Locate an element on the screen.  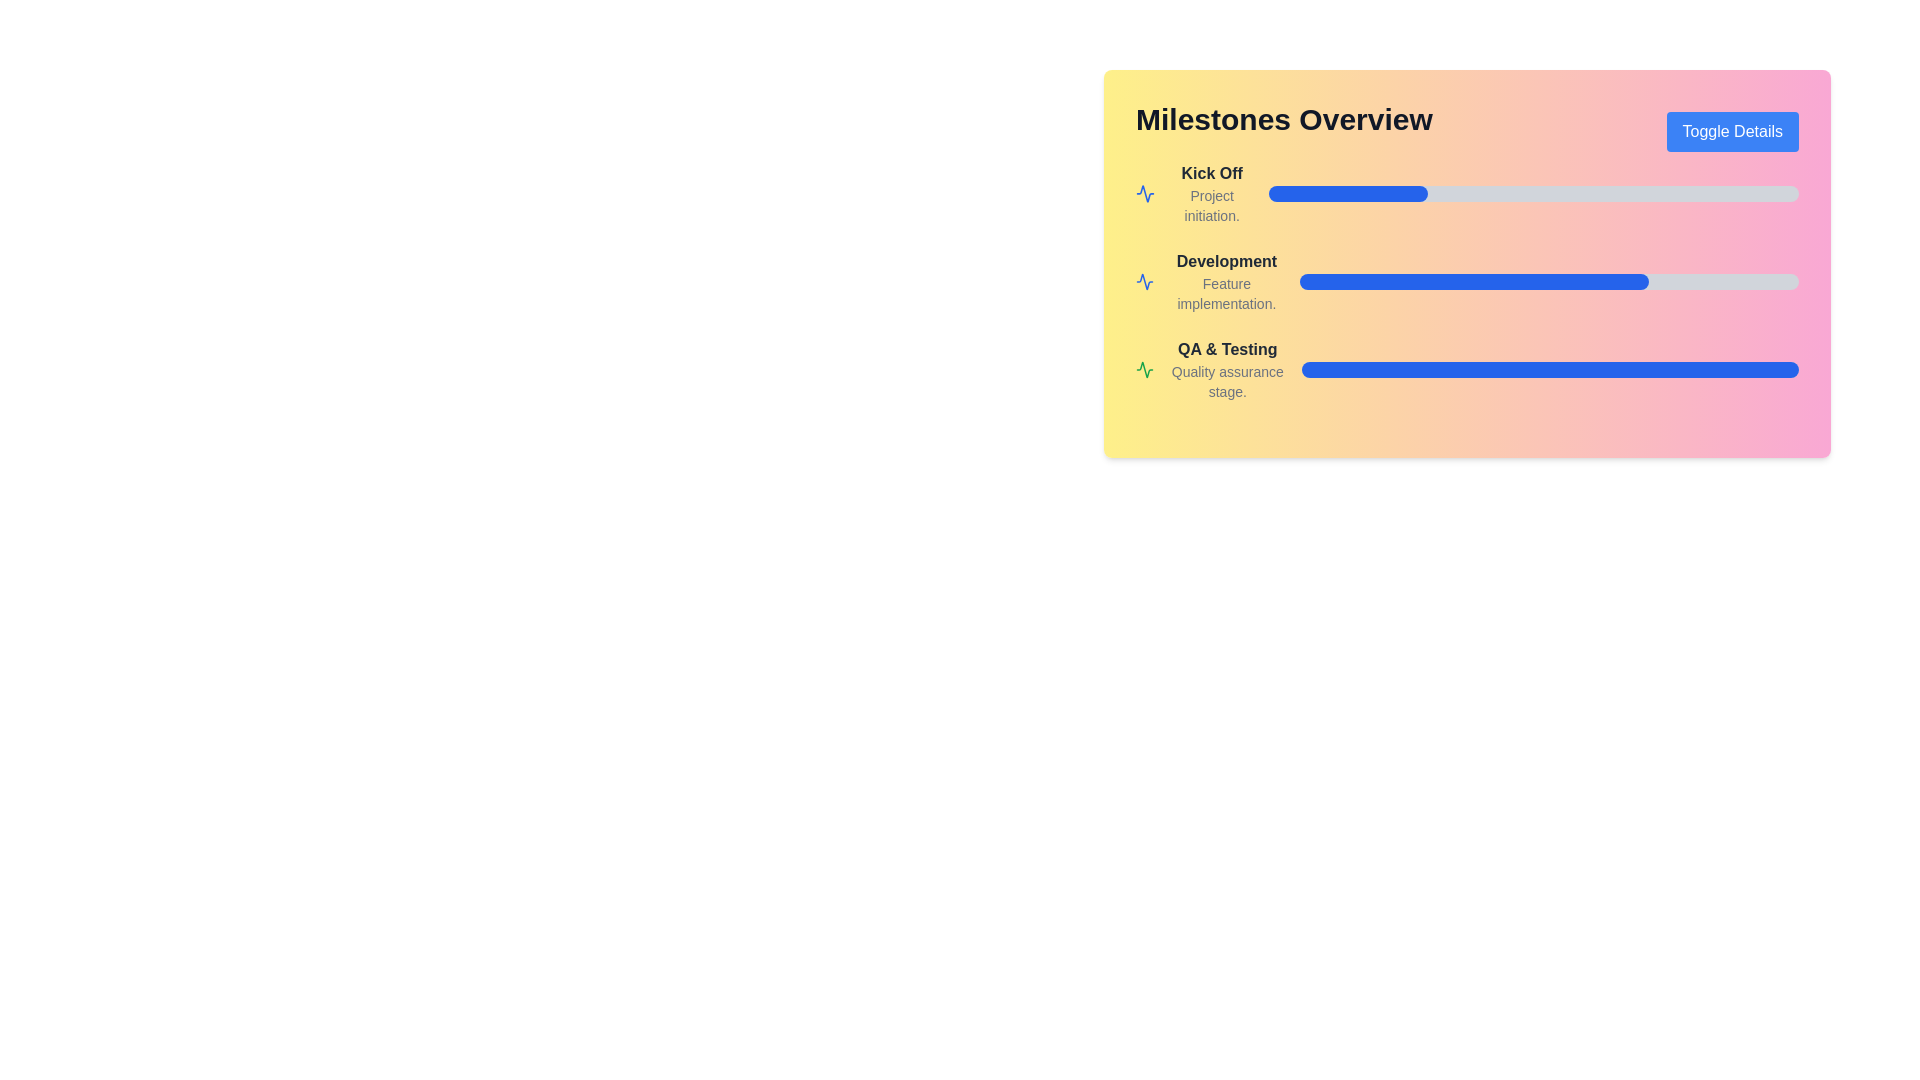
title and subtitle from the text display element located in the yellow-gradient panel under 'Milestones Overview', which is the second milestone in the list is located at coordinates (1225, 281).